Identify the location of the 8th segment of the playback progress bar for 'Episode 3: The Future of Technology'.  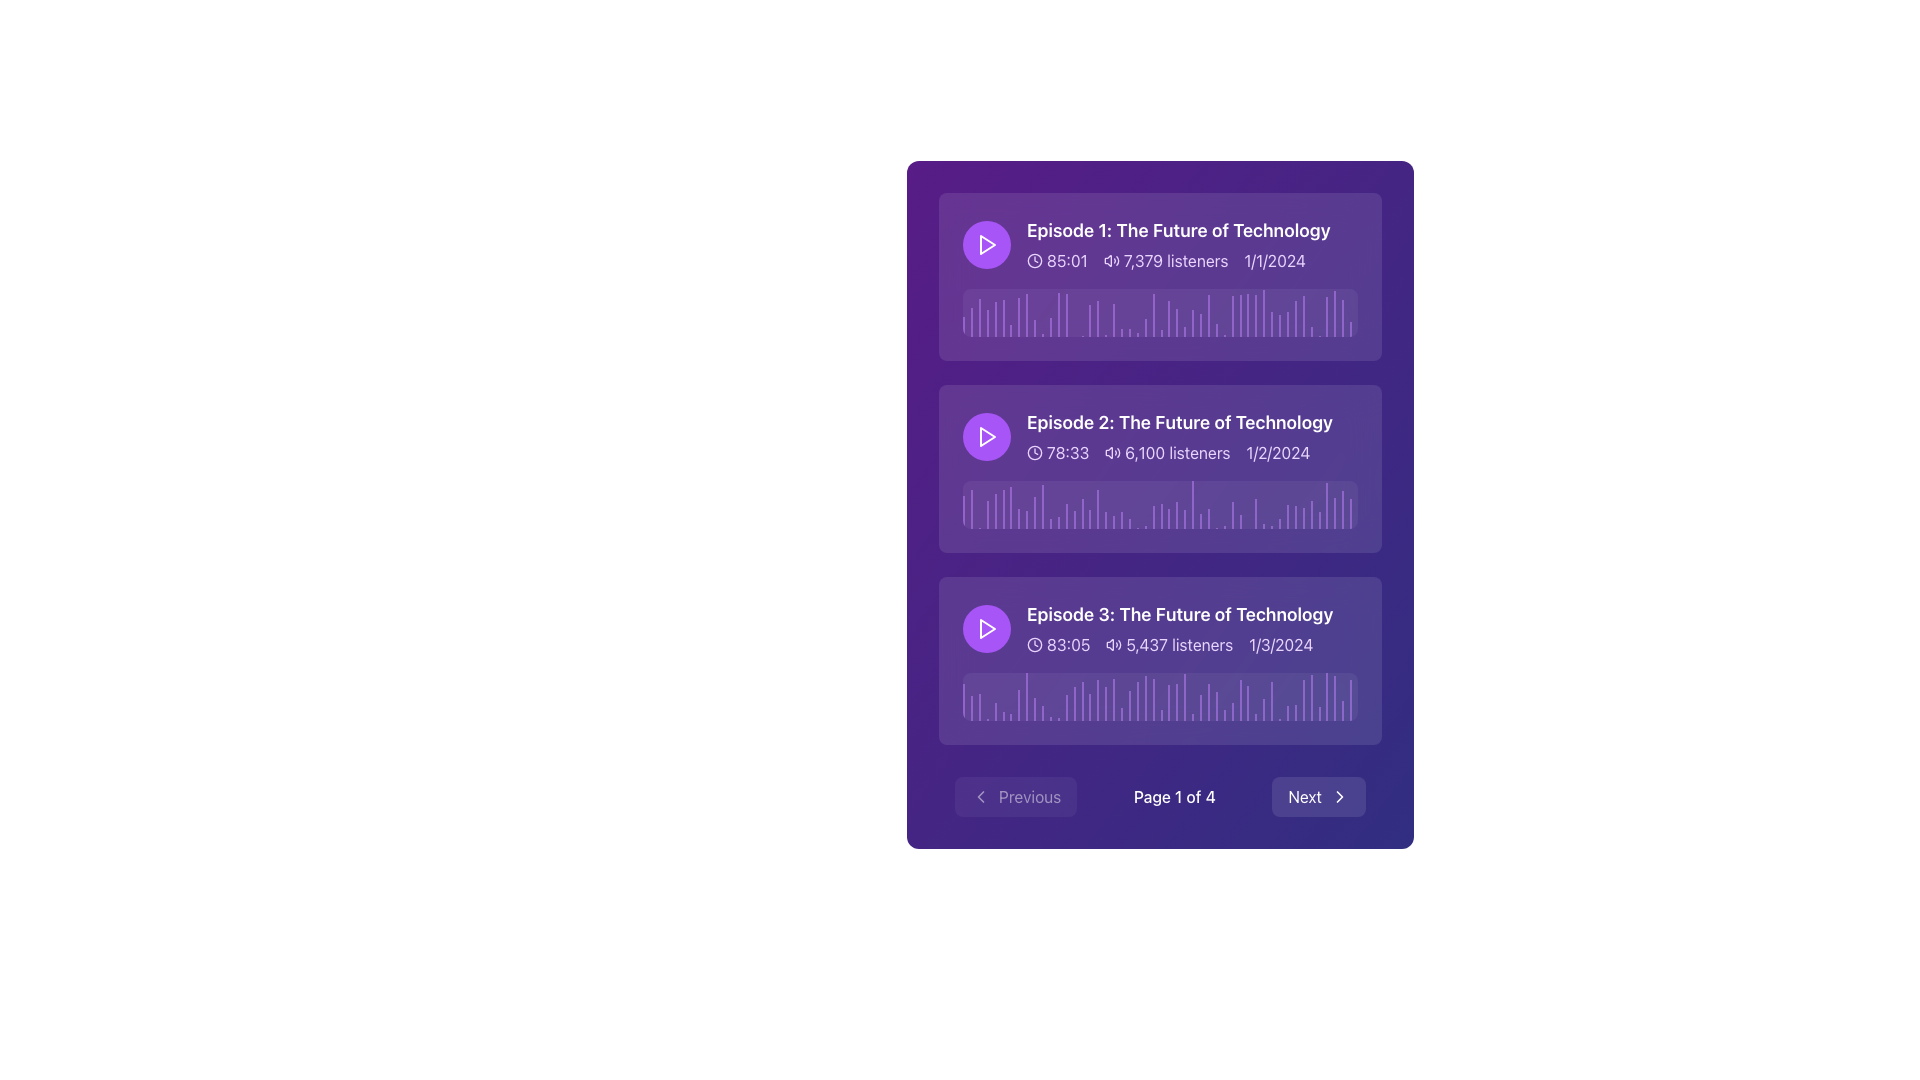
(1019, 704).